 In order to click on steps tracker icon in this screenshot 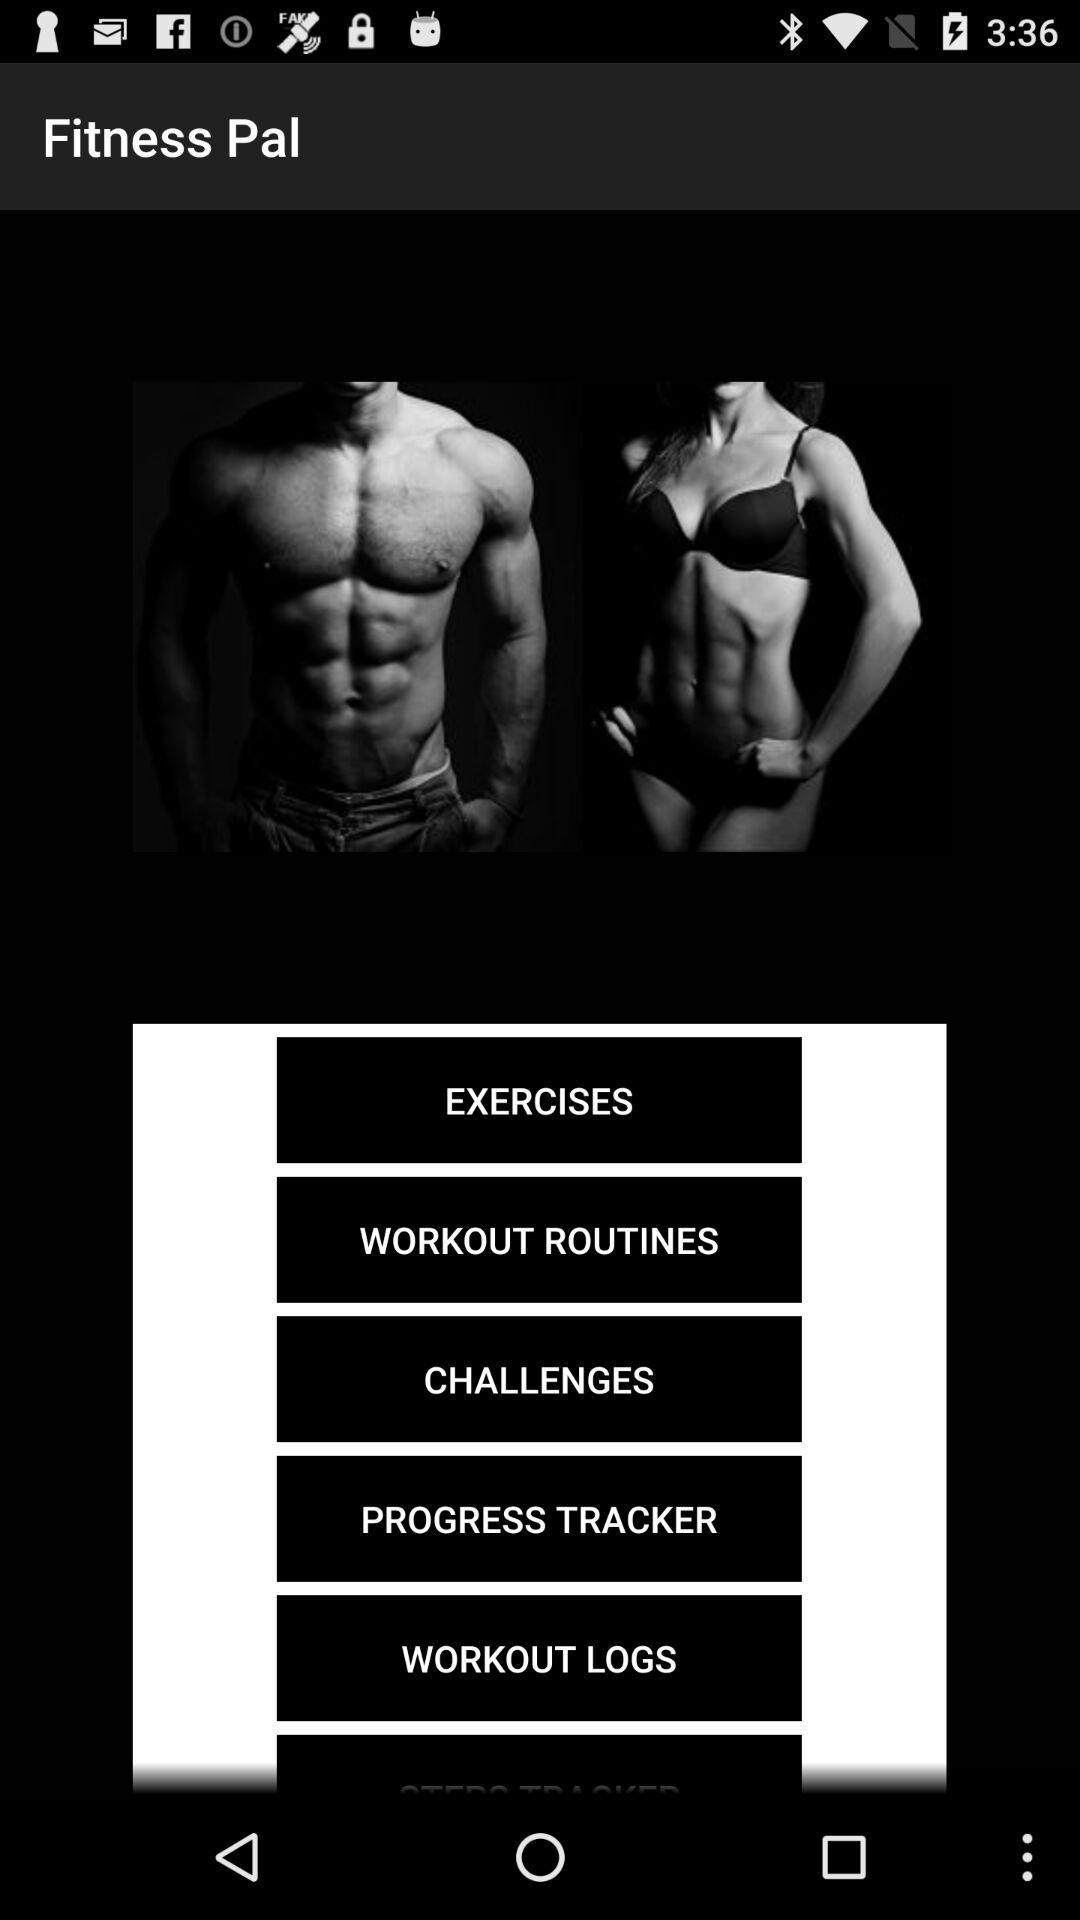, I will do `click(538, 1764)`.